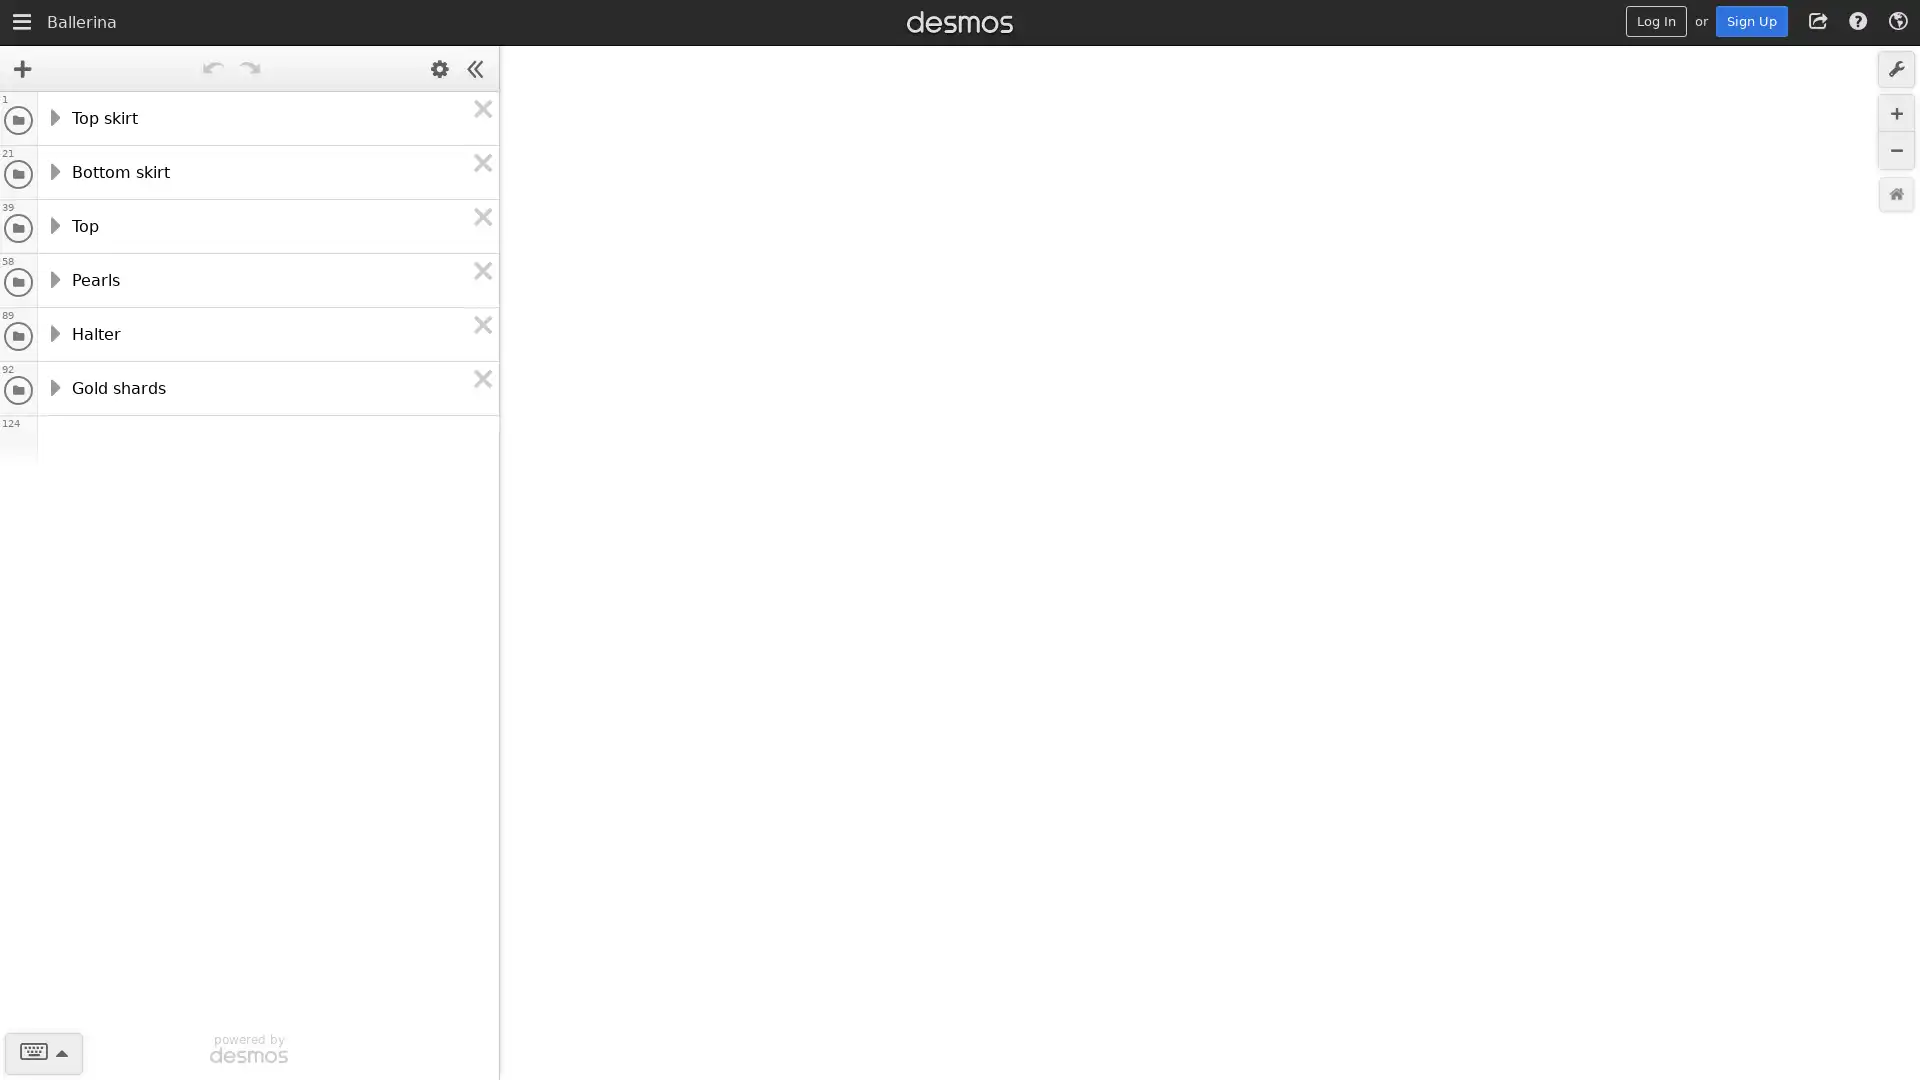 This screenshot has width=1920, height=1080. What do you see at coordinates (53, 277) in the screenshot?
I see `Collapse Folder` at bounding box center [53, 277].